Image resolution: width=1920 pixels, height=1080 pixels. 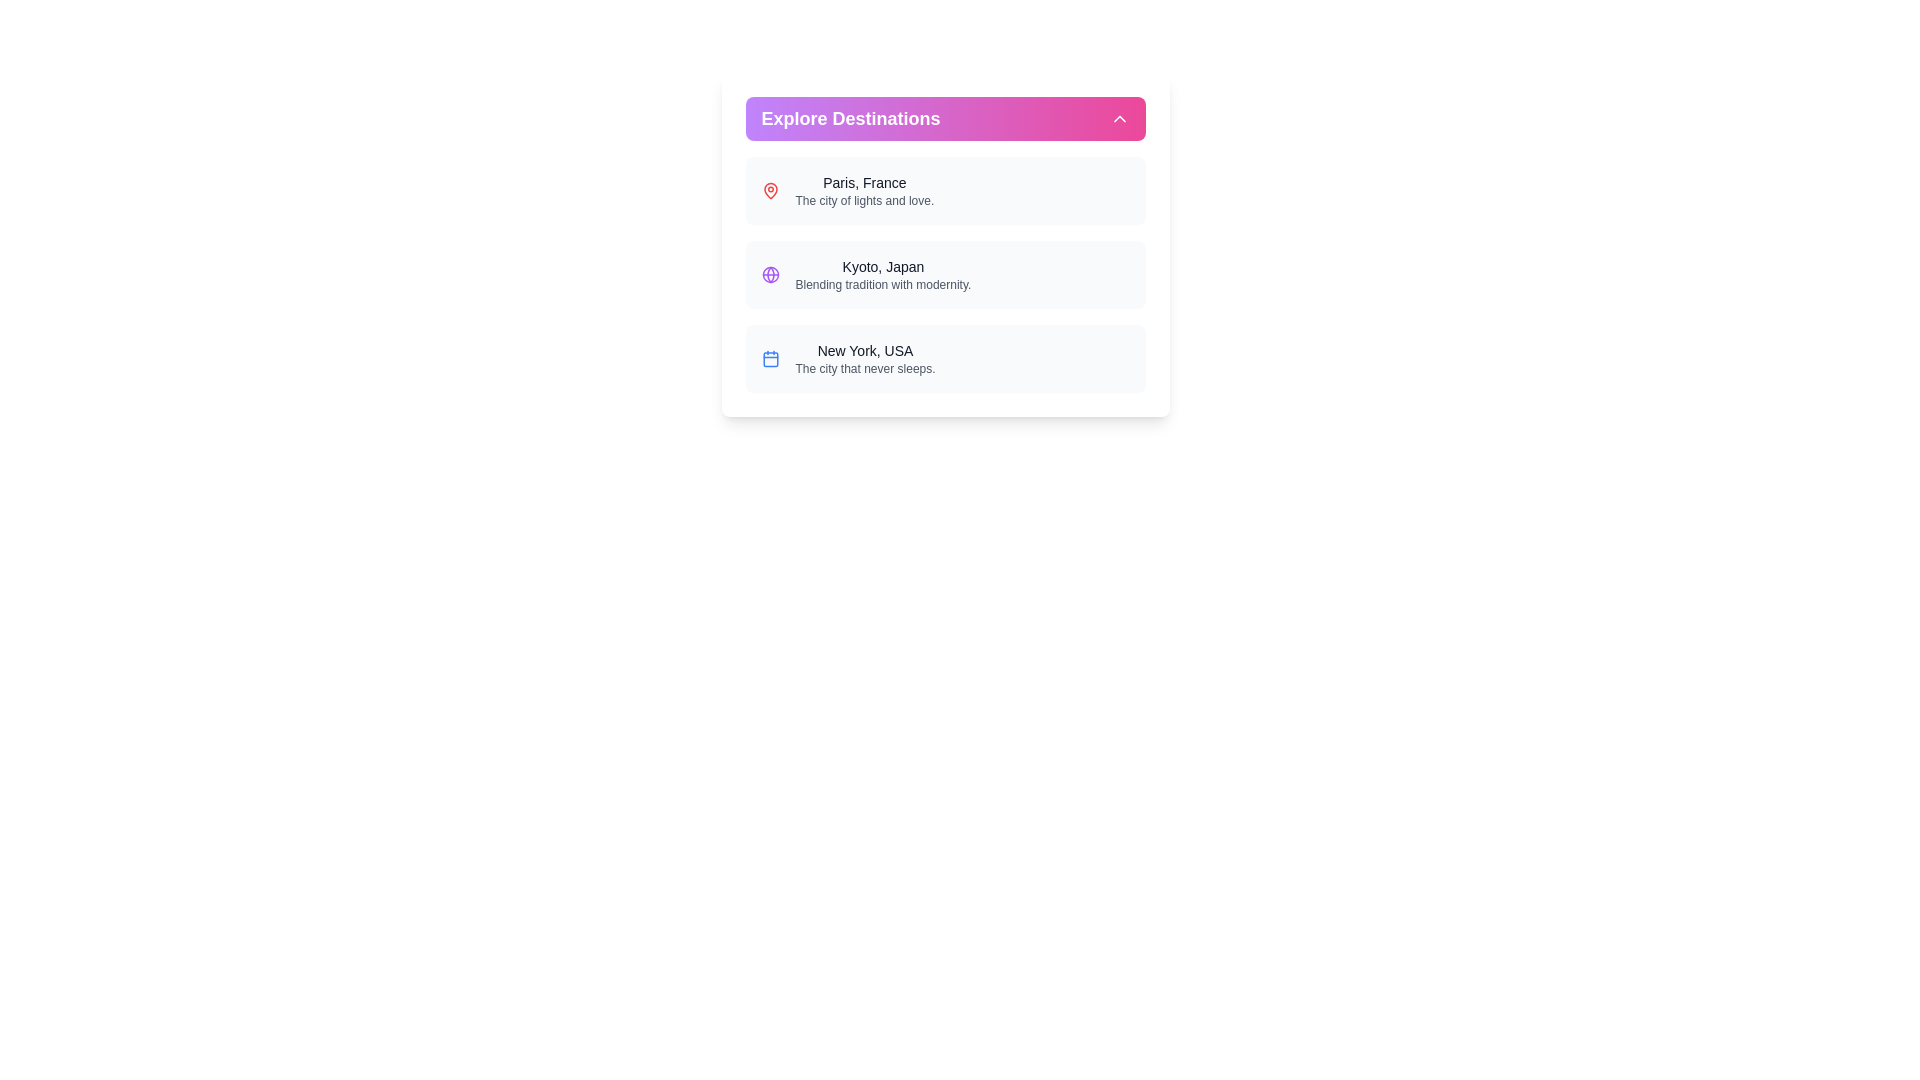 What do you see at coordinates (769, 274) in the screenshot?
I see `the destination icon for 'Kyoto, Japan' by navigating to it` at bounding box center [769, 274].